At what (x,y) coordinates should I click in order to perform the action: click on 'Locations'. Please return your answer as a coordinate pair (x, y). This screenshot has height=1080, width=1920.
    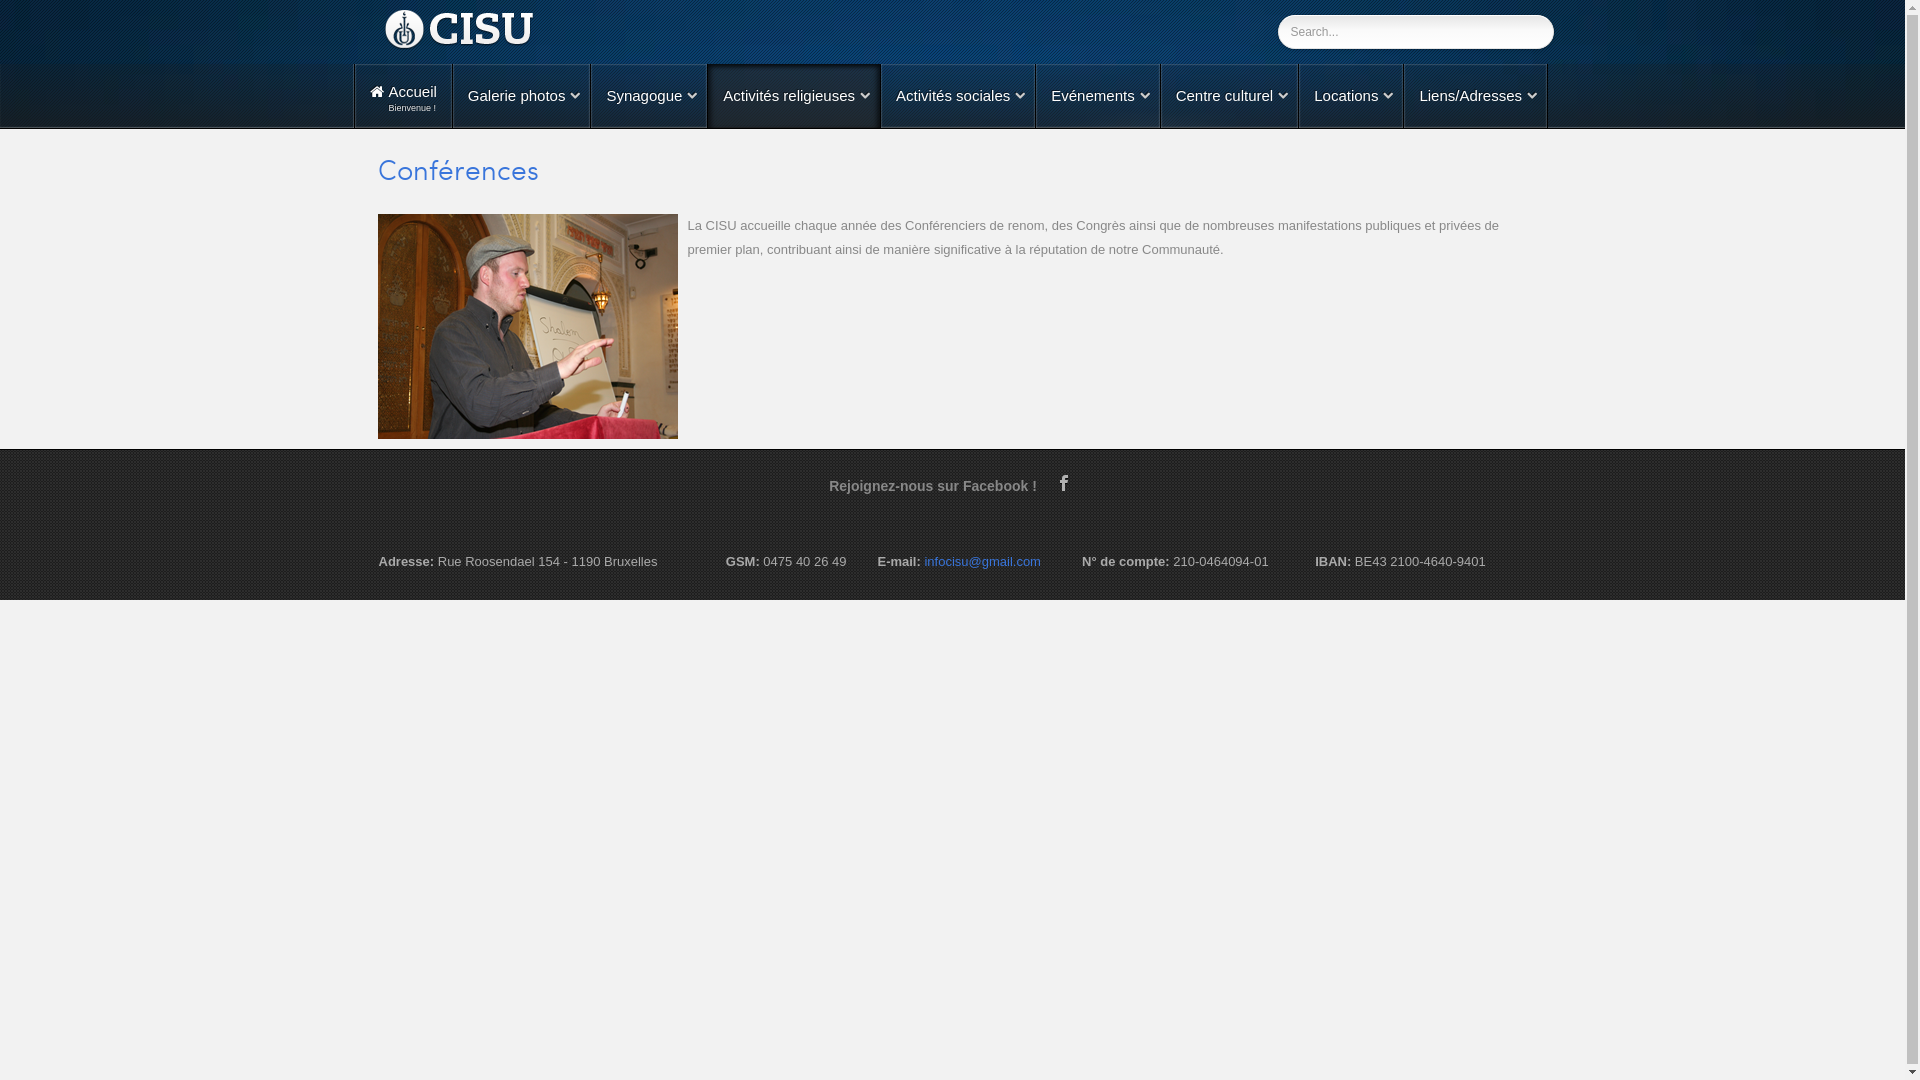
    Looking at the image, I should click on (1350, 96).